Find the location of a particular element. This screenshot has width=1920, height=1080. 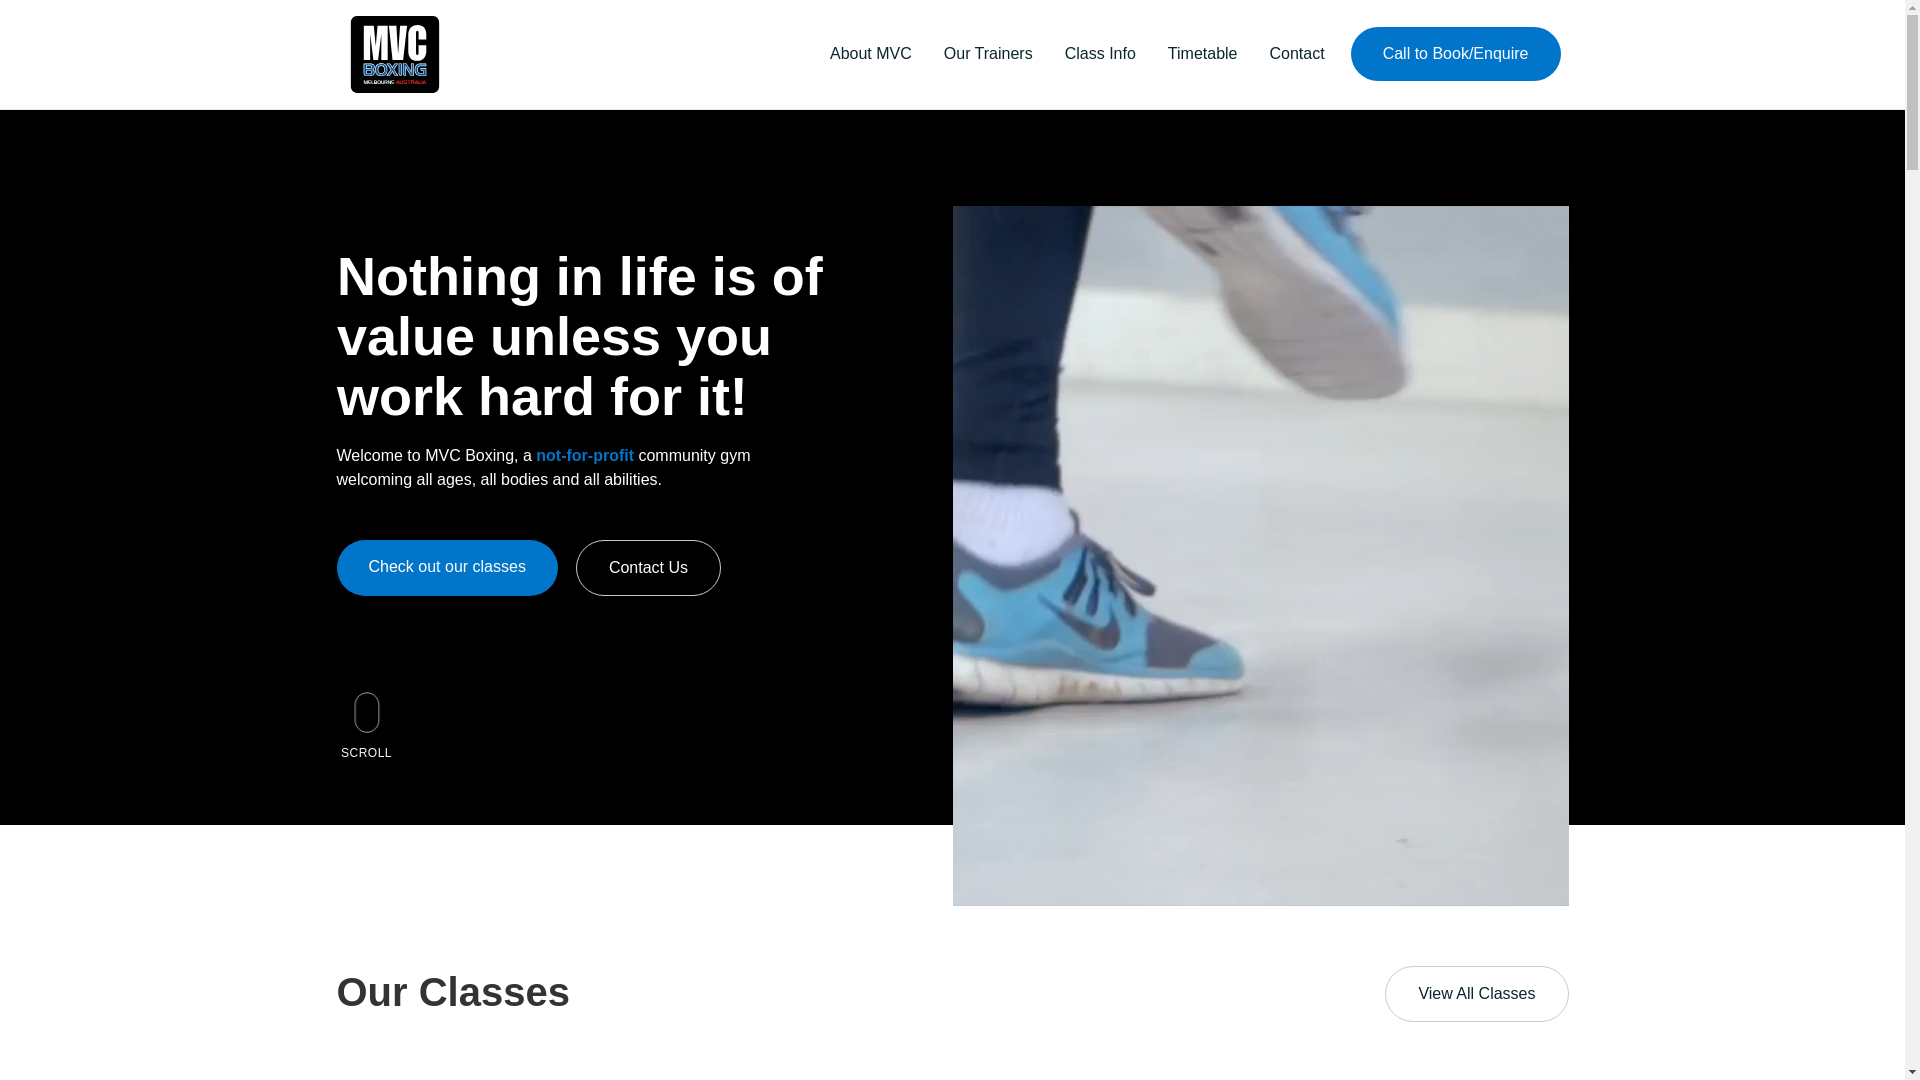

'Class Info' is located at coordinates (1099, 53).